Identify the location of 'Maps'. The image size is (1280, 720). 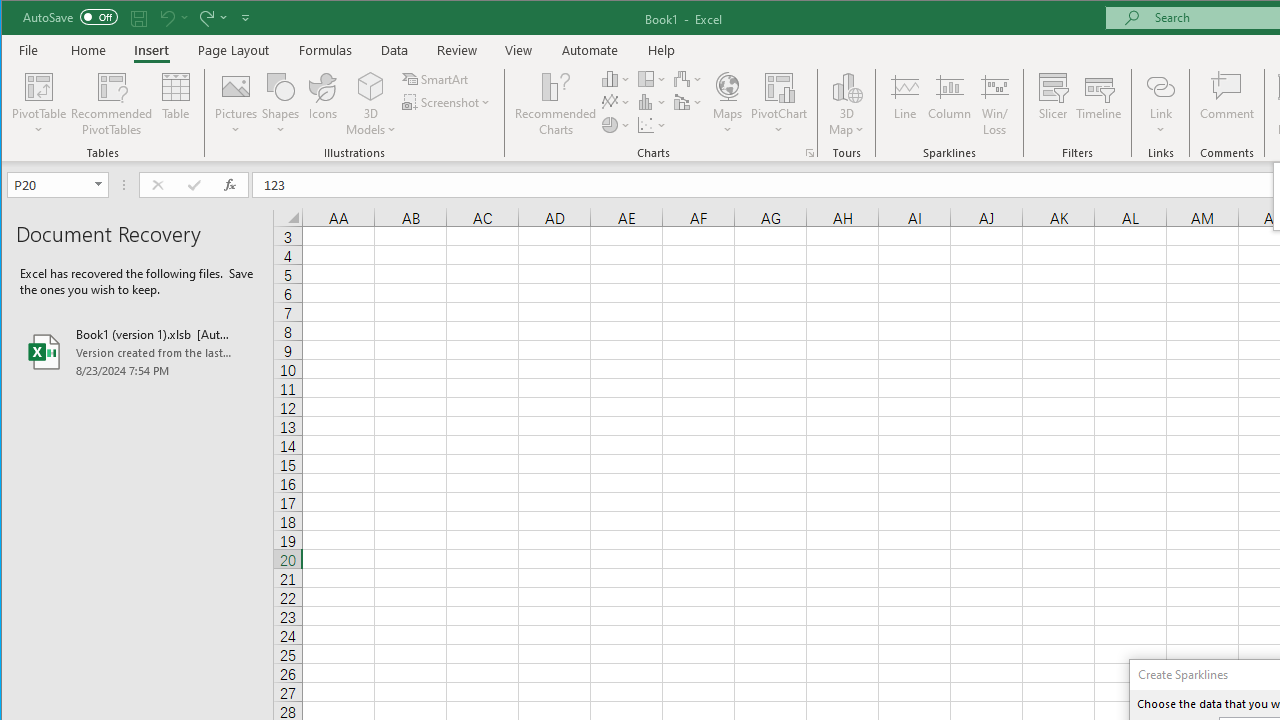
(726, 104).